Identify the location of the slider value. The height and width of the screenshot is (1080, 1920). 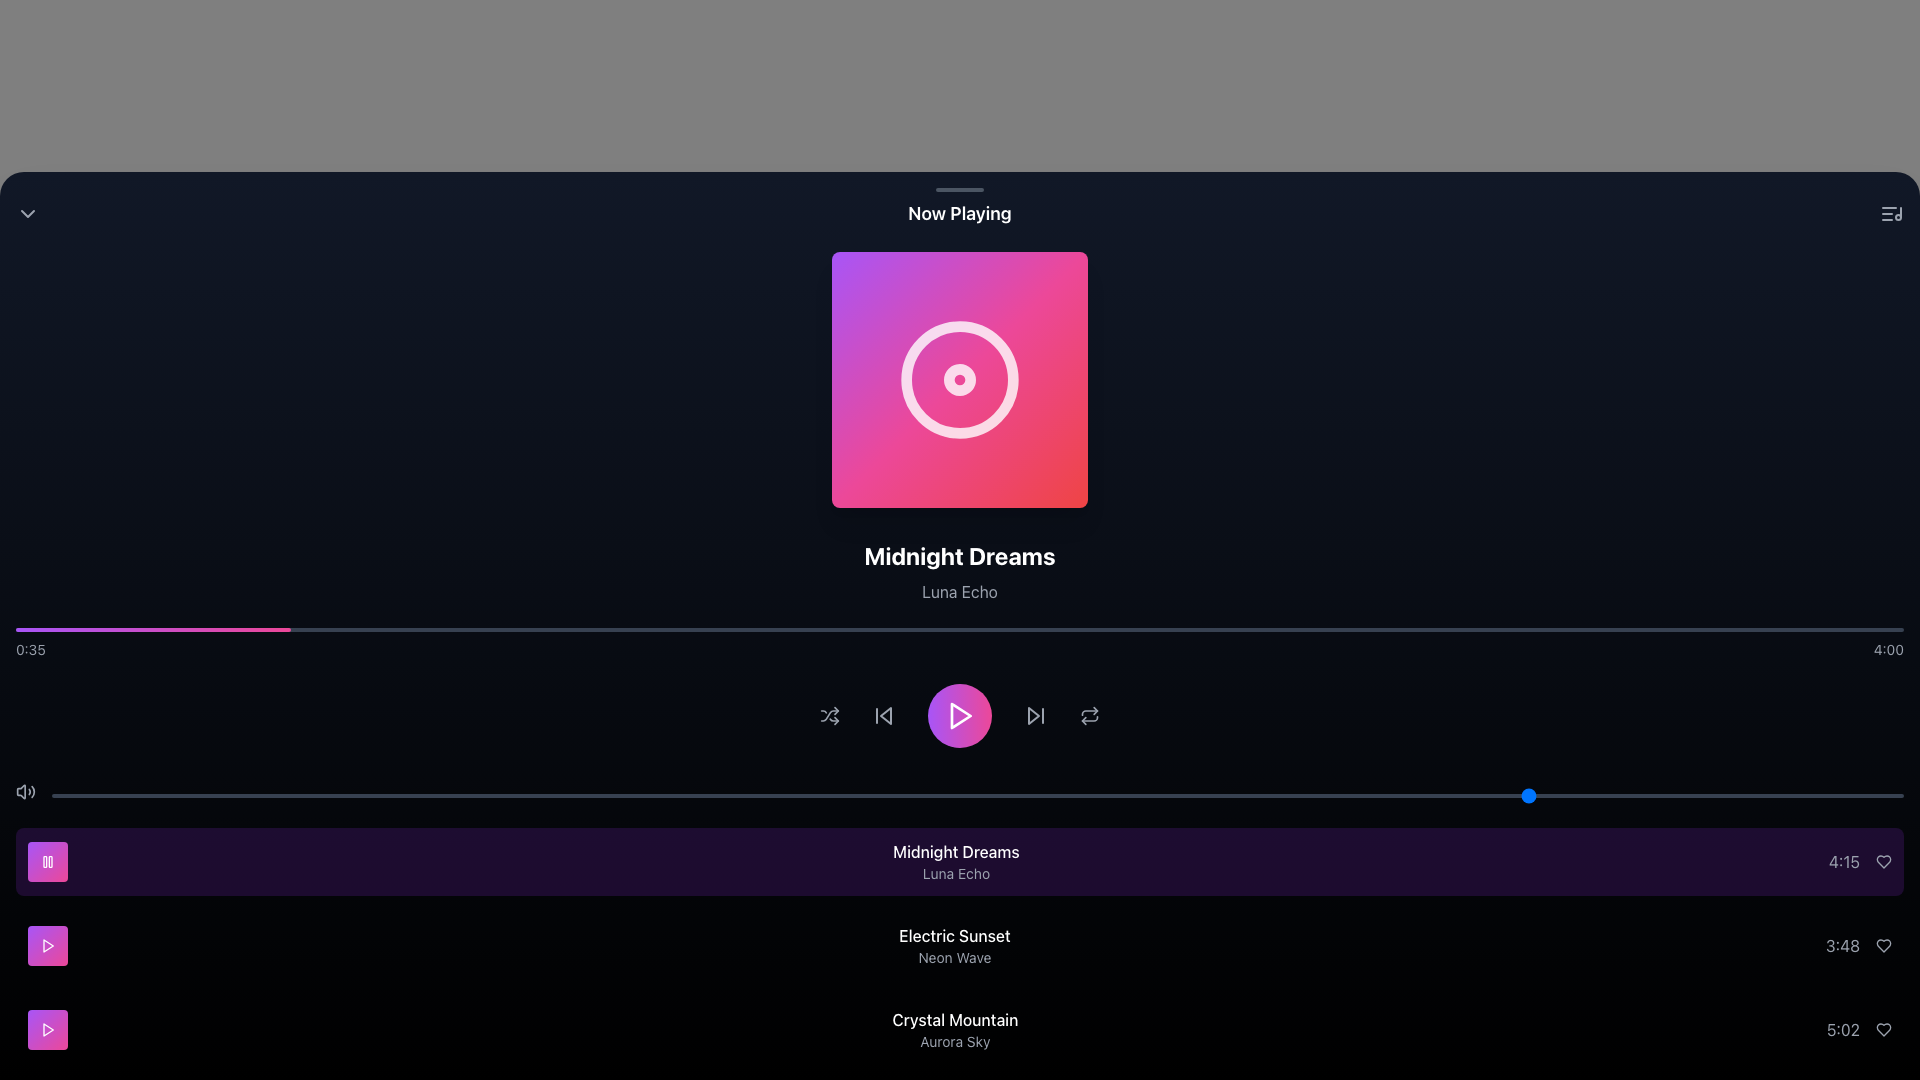
(439, 794).